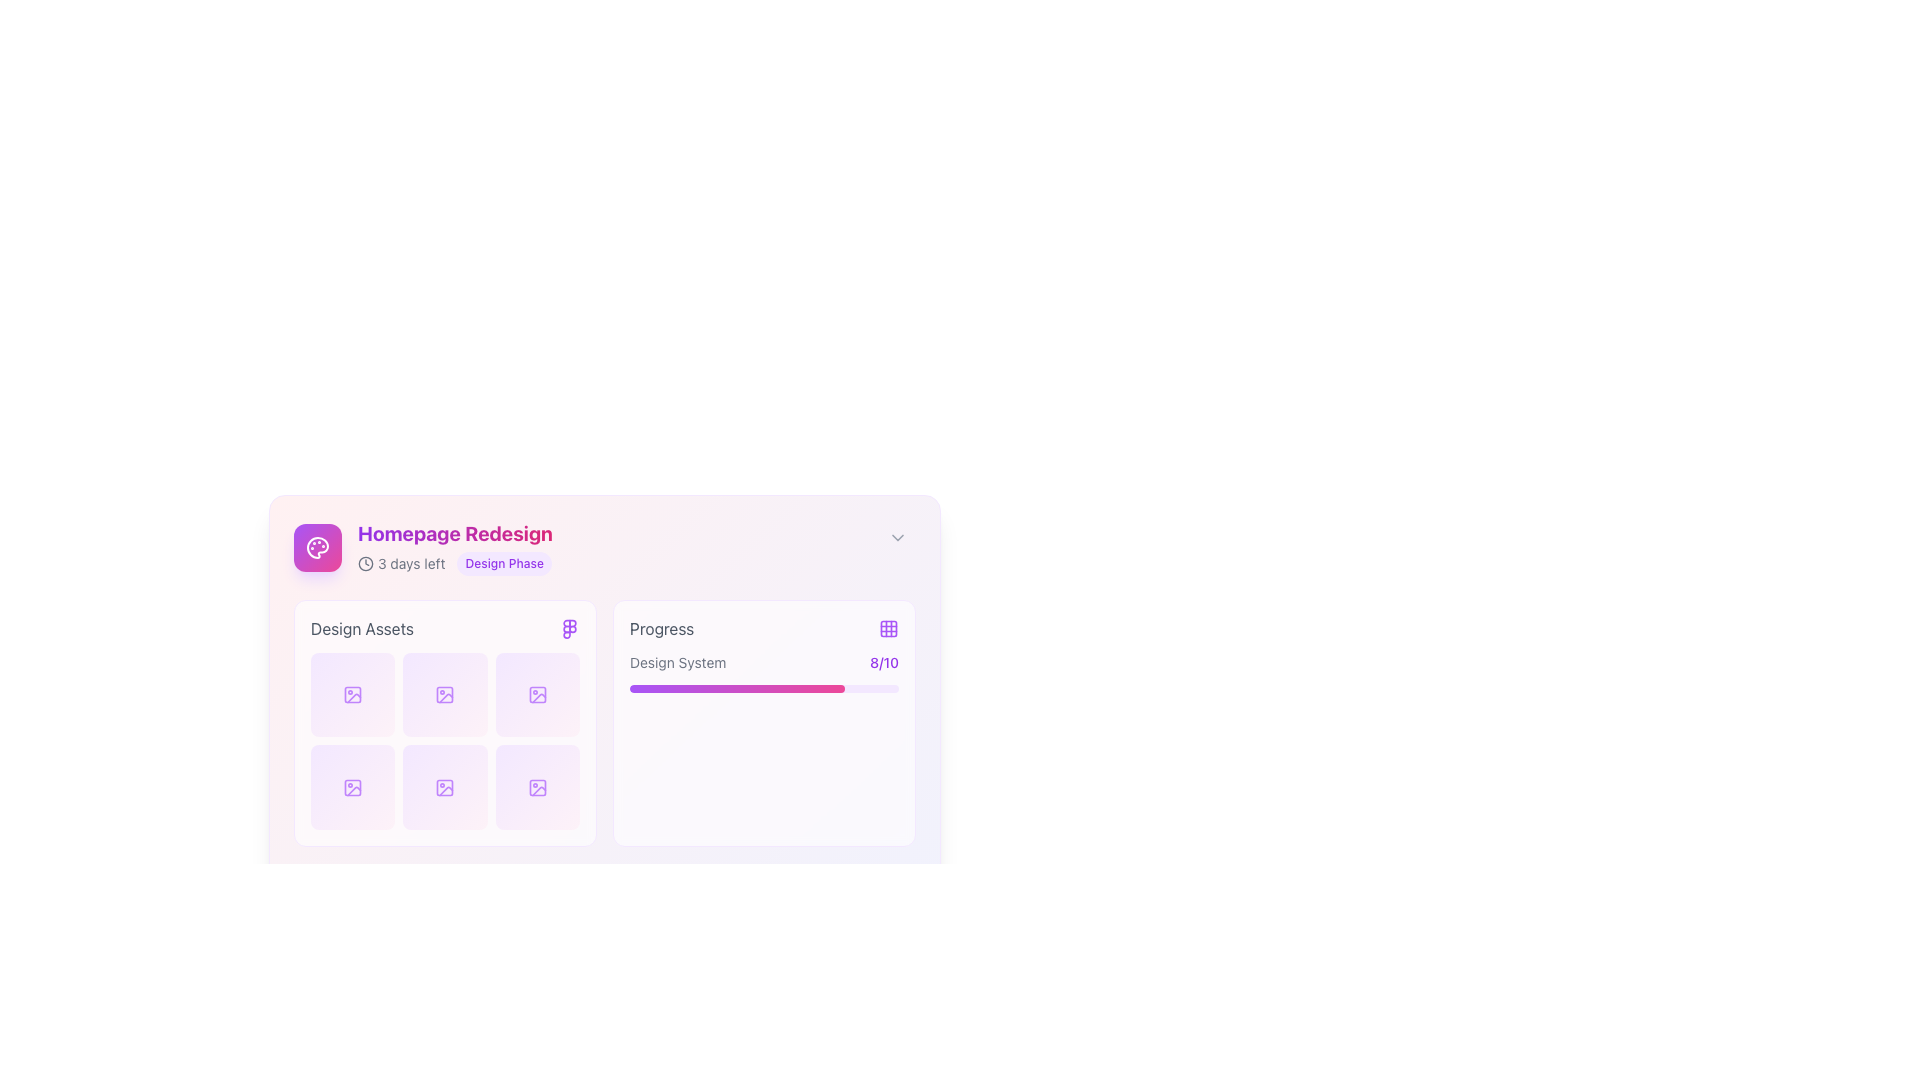 This screenshot has height=1080, width=1920. What do you see at coordinates (537, 786) in the screenshot?
I see `the bottom-right icon in the 'Design Assets' section` at bounding box center [537, 786].